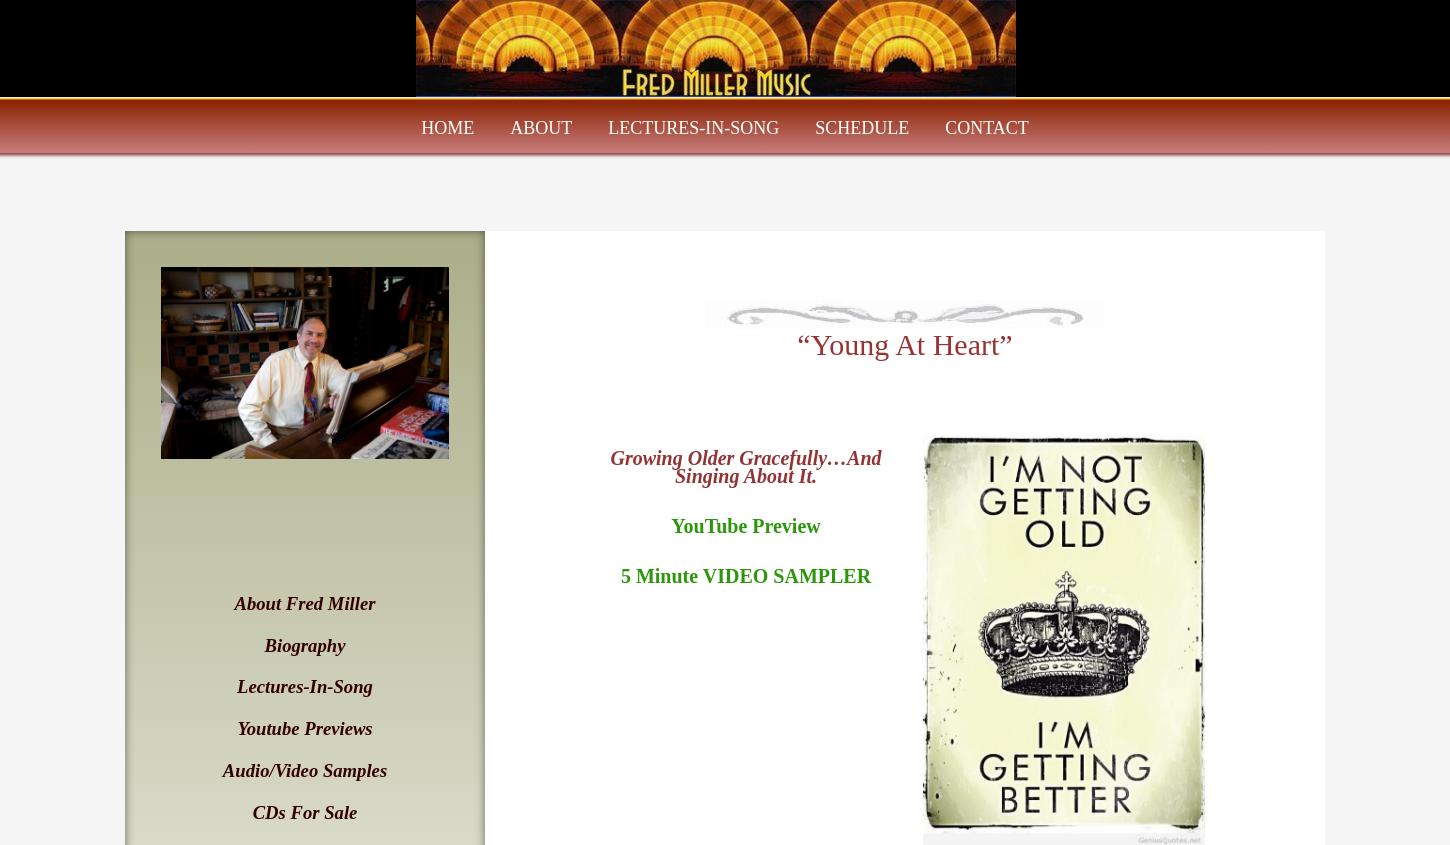  I want to click on 'Schedule', so click(861, 128).